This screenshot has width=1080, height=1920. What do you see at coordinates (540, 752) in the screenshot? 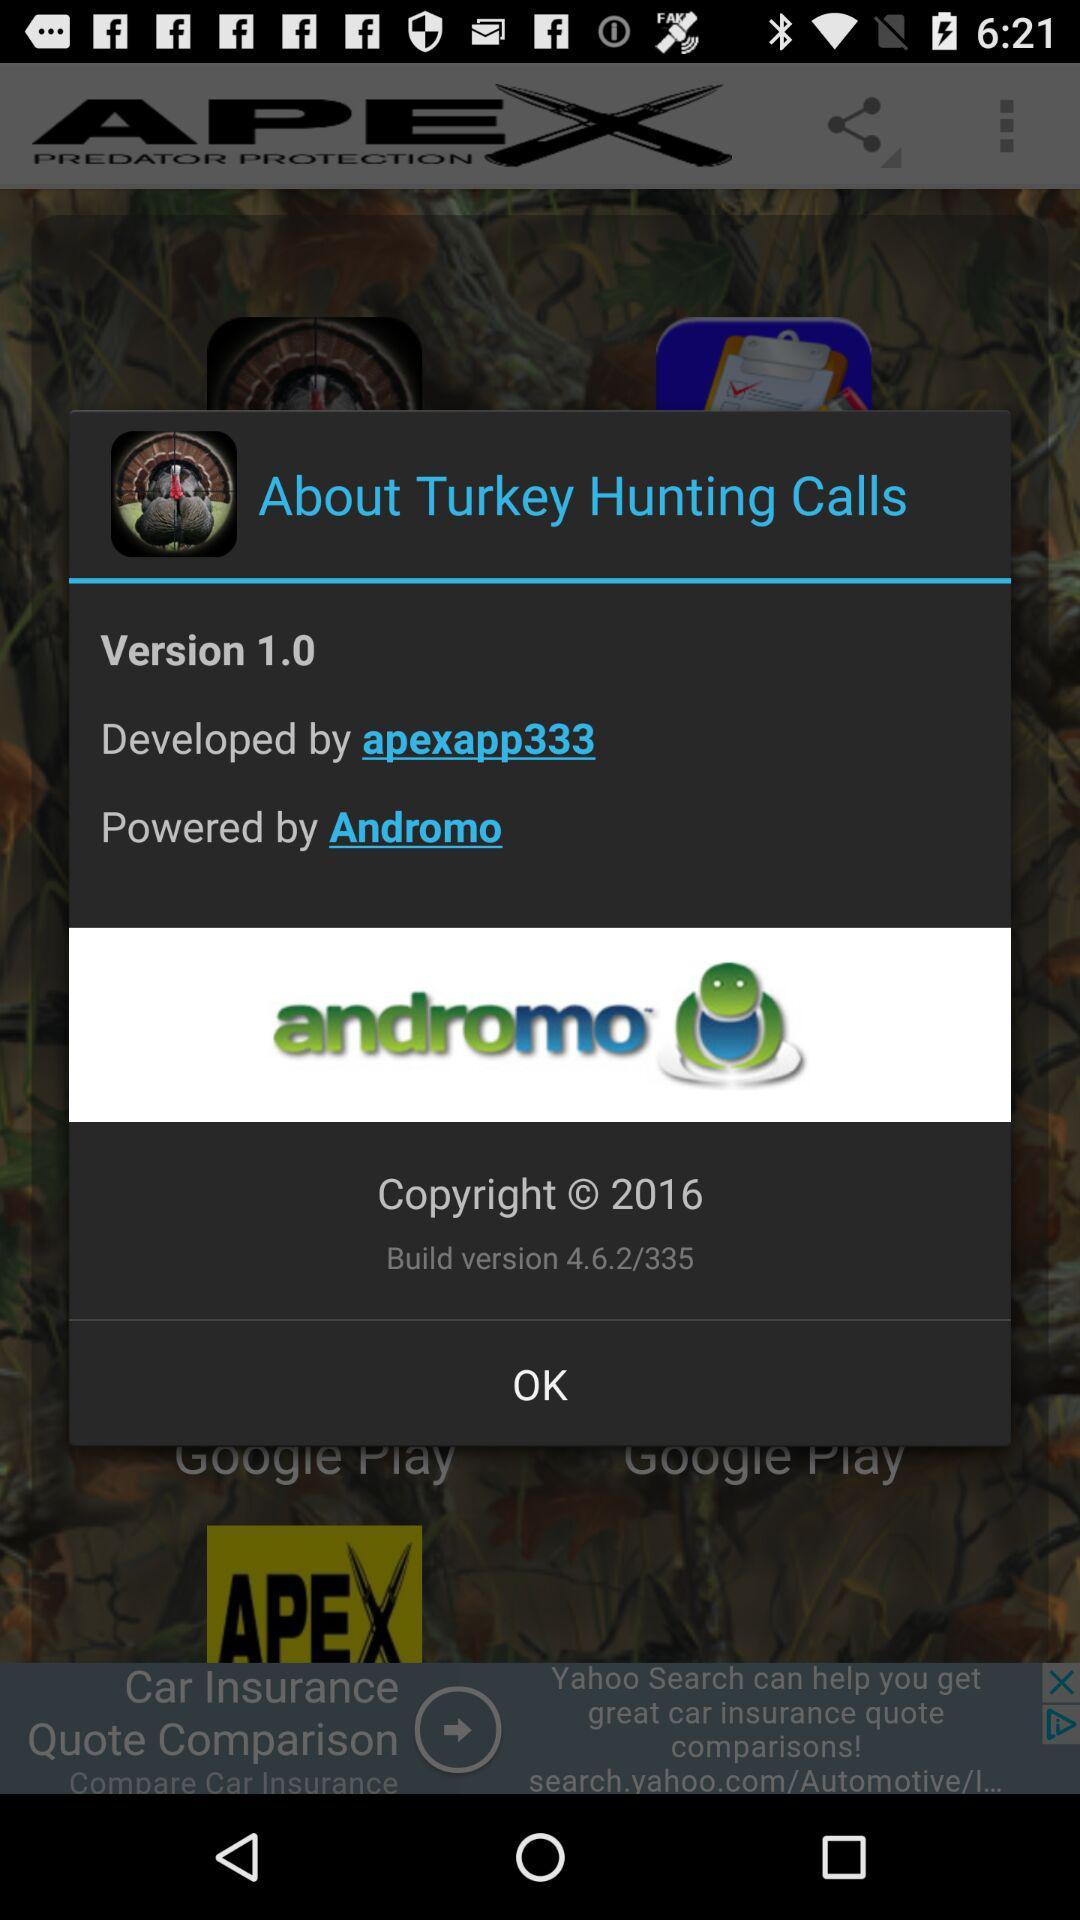
I see `developed by apexapp333 app` at bounding box center [540, 752].